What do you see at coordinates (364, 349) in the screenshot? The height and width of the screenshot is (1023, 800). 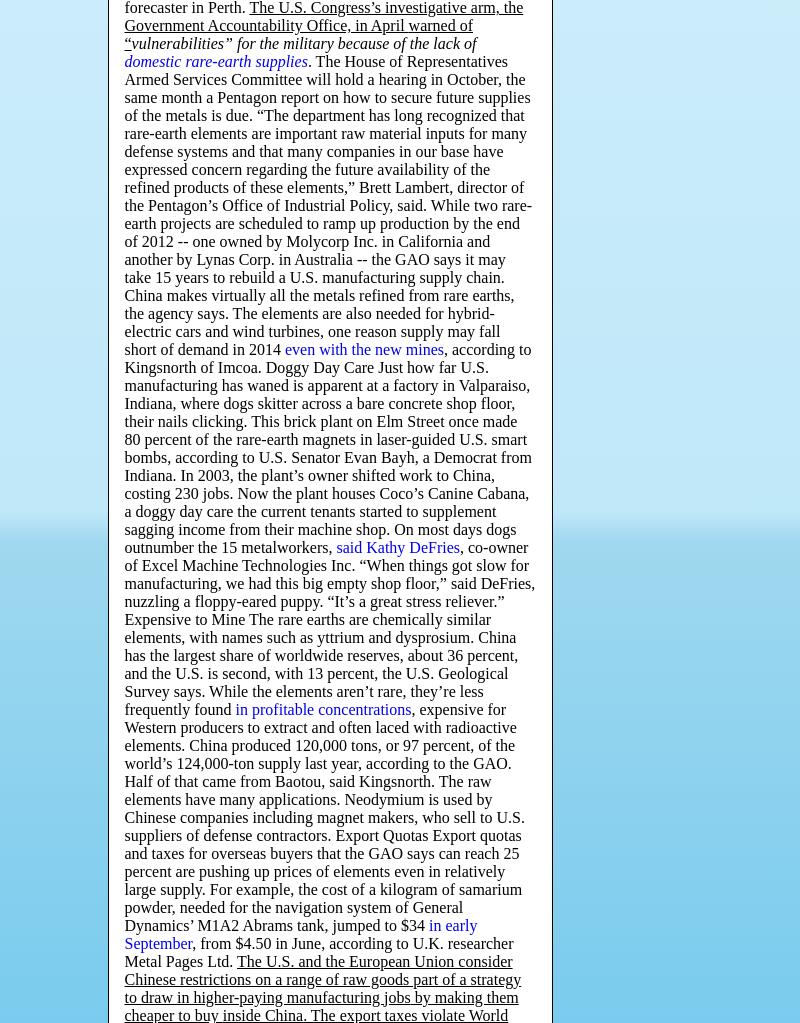 I see `'even with the new mines'` at bounding box center [364, 349].